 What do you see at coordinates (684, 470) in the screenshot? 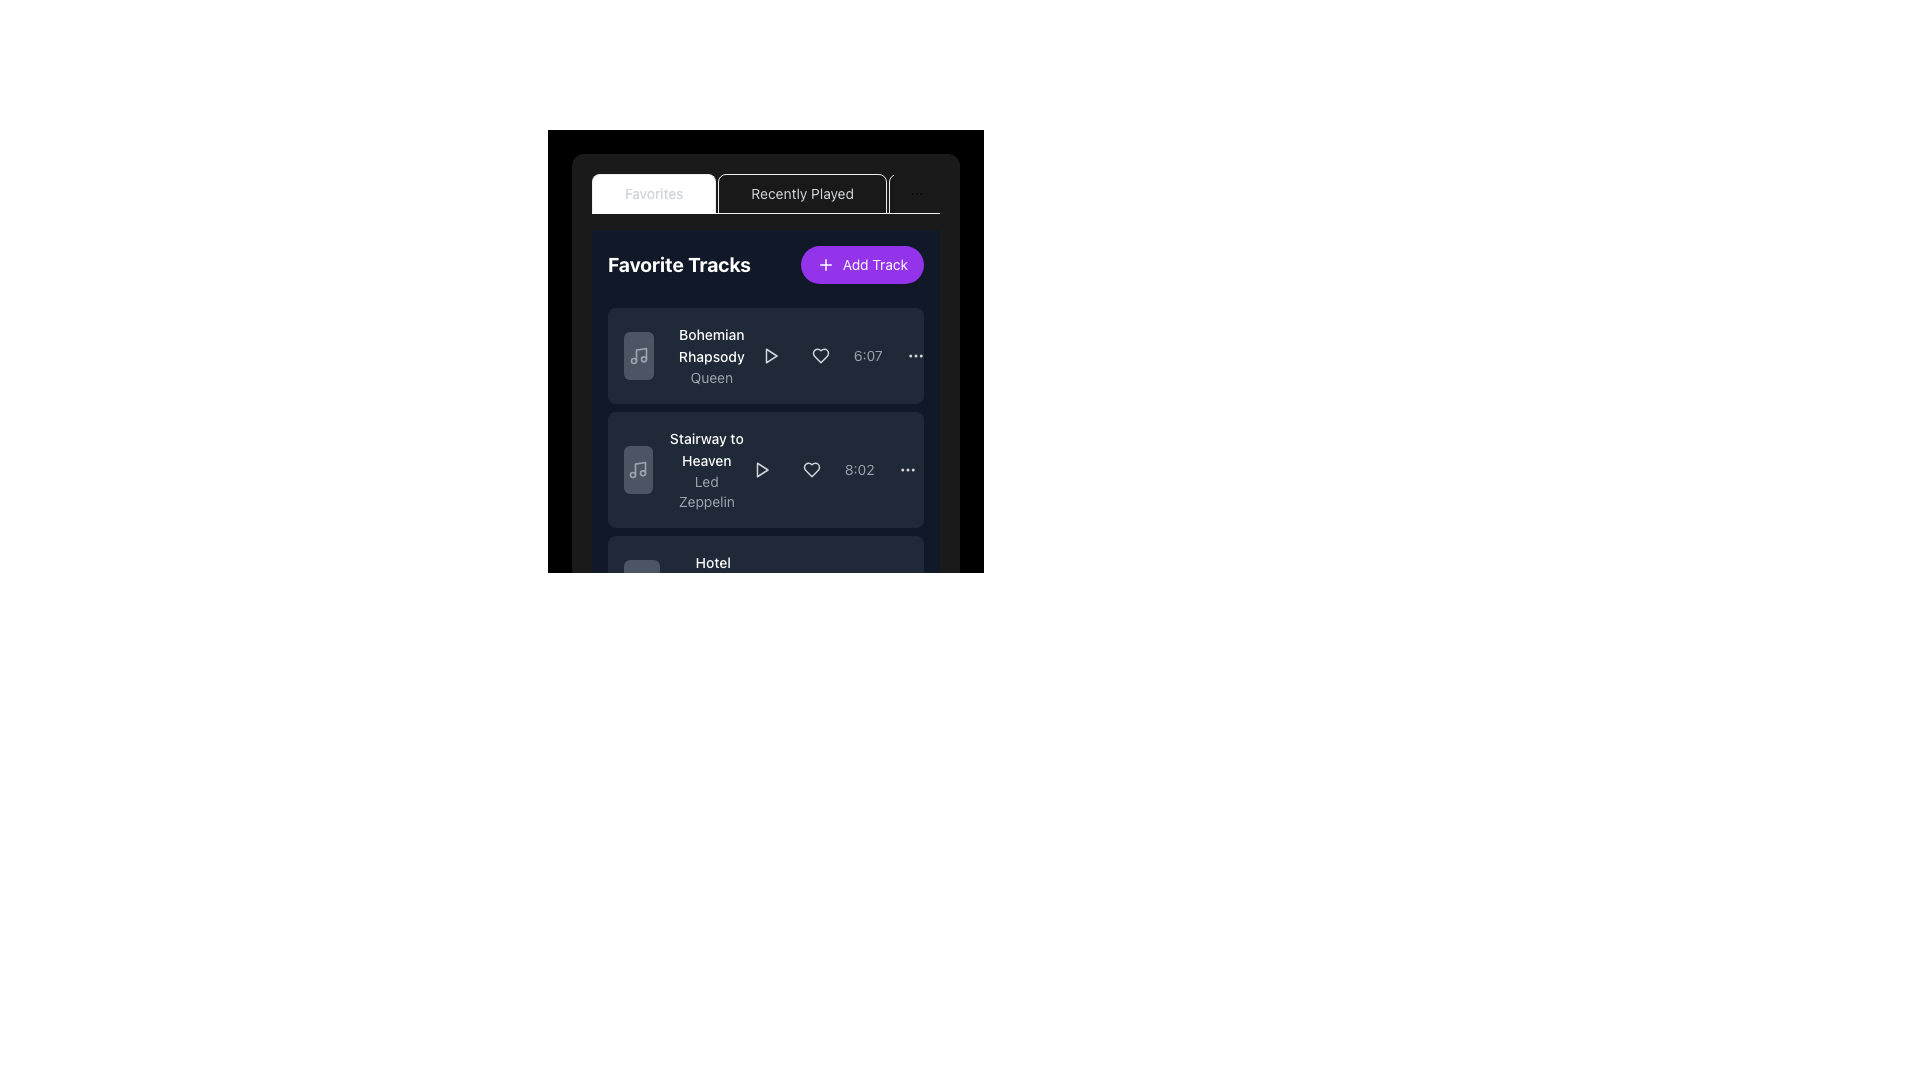
I see `the list item for the music track 'Stairway to Heaven' by 'Led Zeppelin', which features a gray icon with a music note and is located in the 'Favorite Tracks' section below 'Bohemian Rhapsody'` at bounding box center [684, 470].